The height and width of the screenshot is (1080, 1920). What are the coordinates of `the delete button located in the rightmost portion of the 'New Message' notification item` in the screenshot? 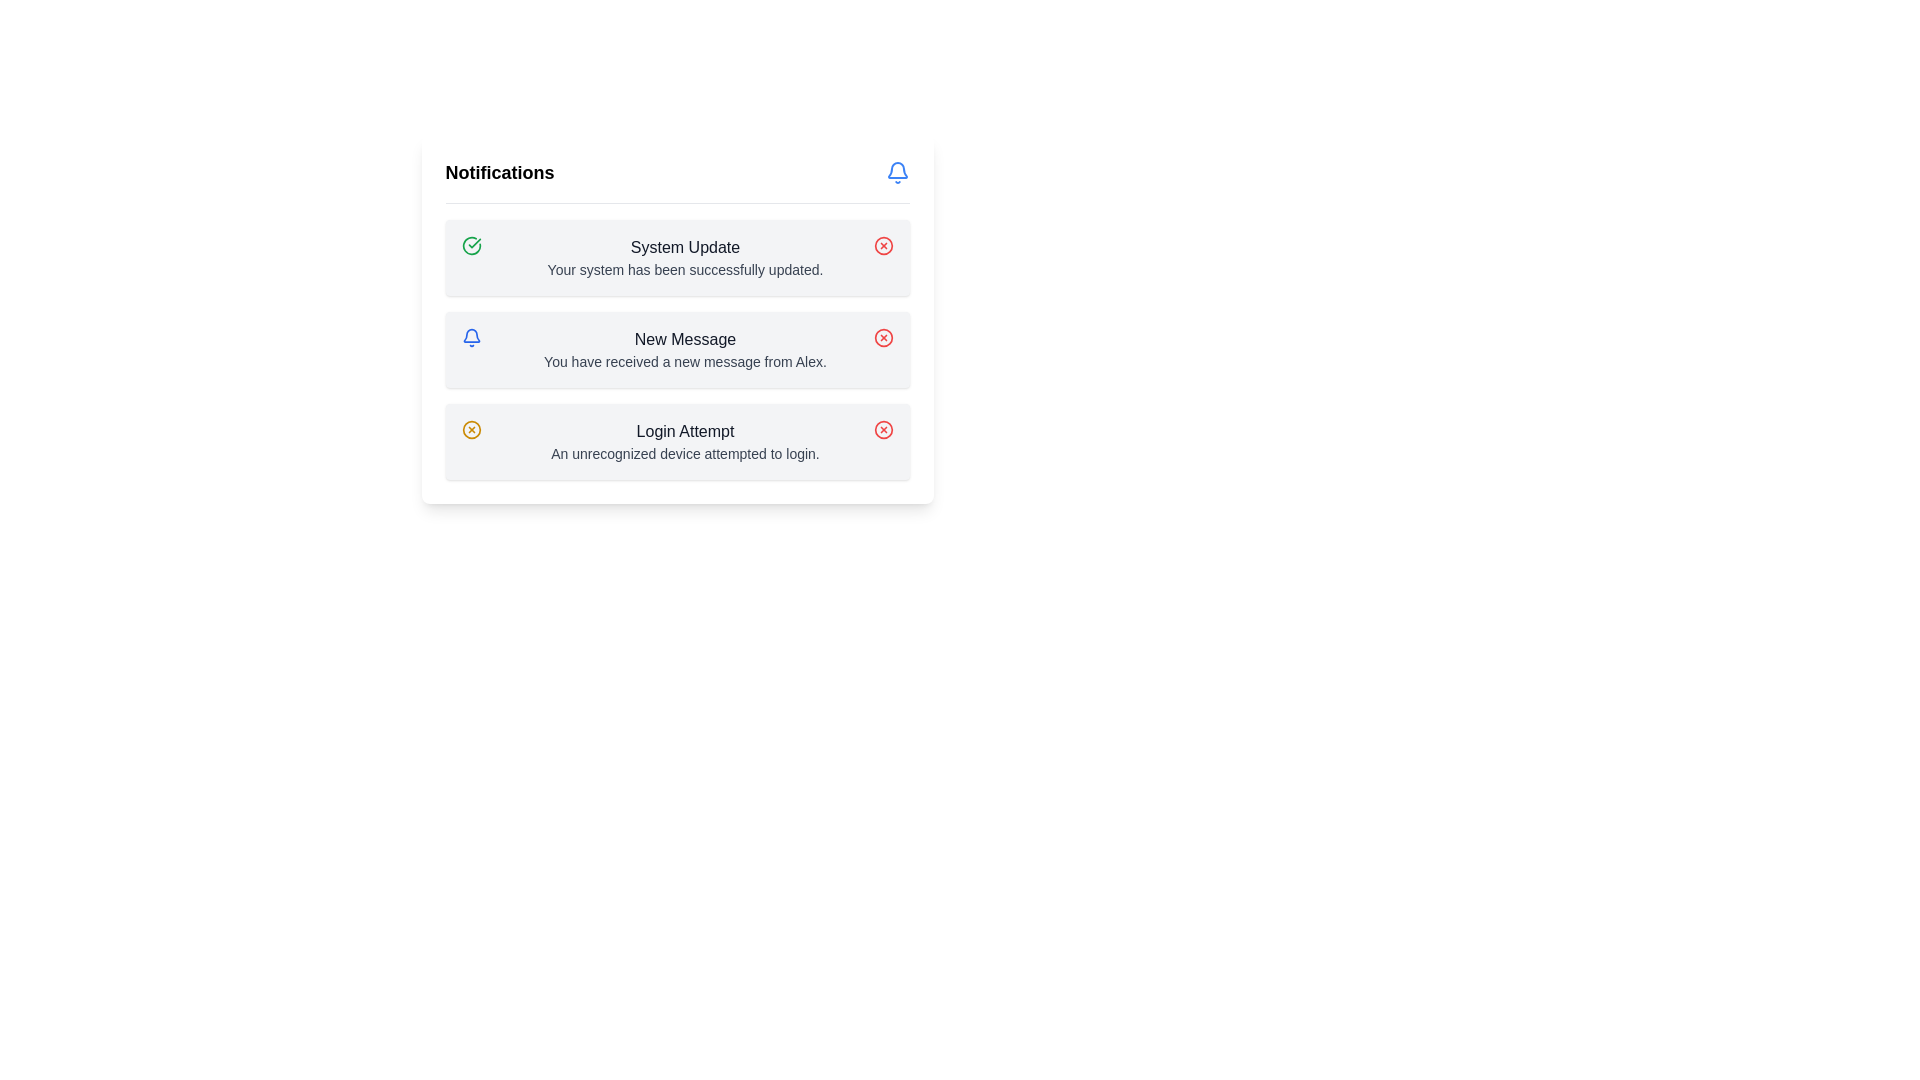 It's located at (882, 337).